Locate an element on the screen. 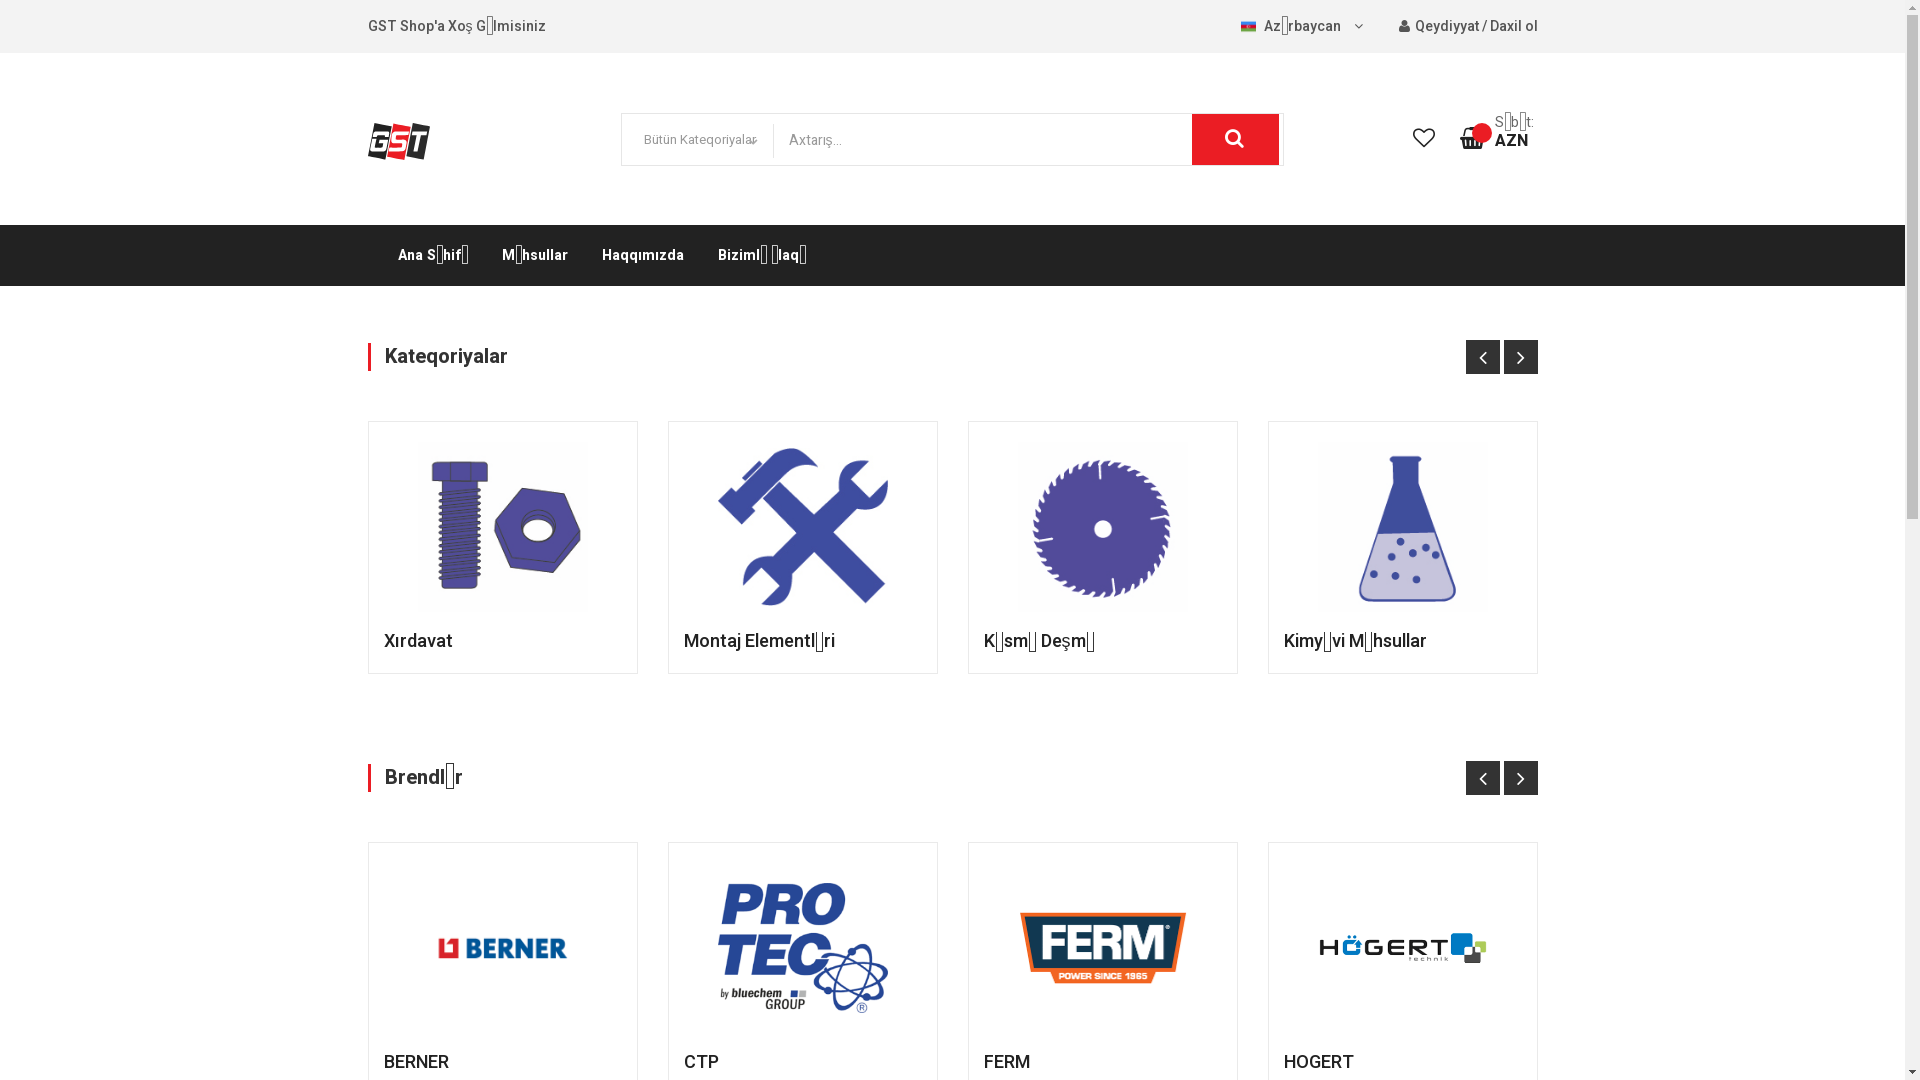 The height and width of the screenshot is (1080, 1920). 'Qeydiyyat / Daxil ol' is located at coordinates (1467, 26).